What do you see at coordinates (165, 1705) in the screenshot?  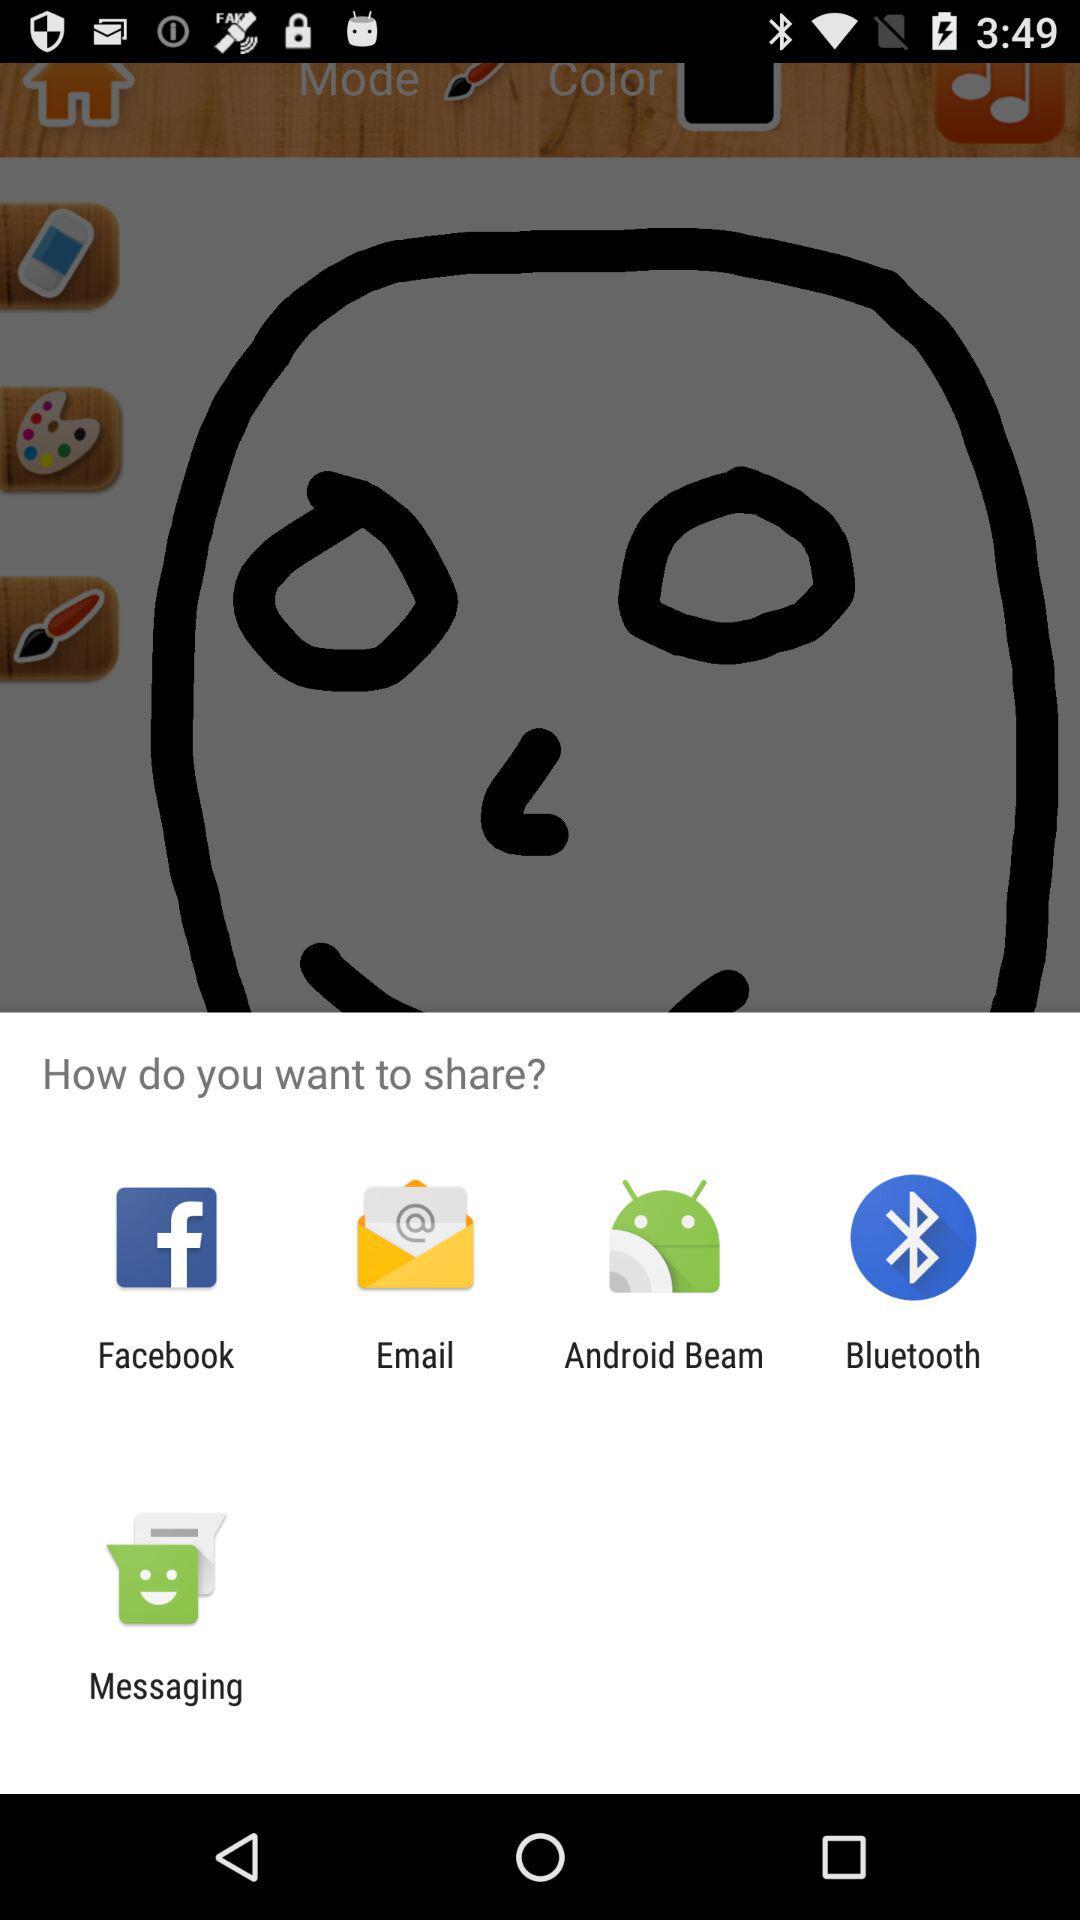 I see `messaging icon` at bounding box center [165, 1705].